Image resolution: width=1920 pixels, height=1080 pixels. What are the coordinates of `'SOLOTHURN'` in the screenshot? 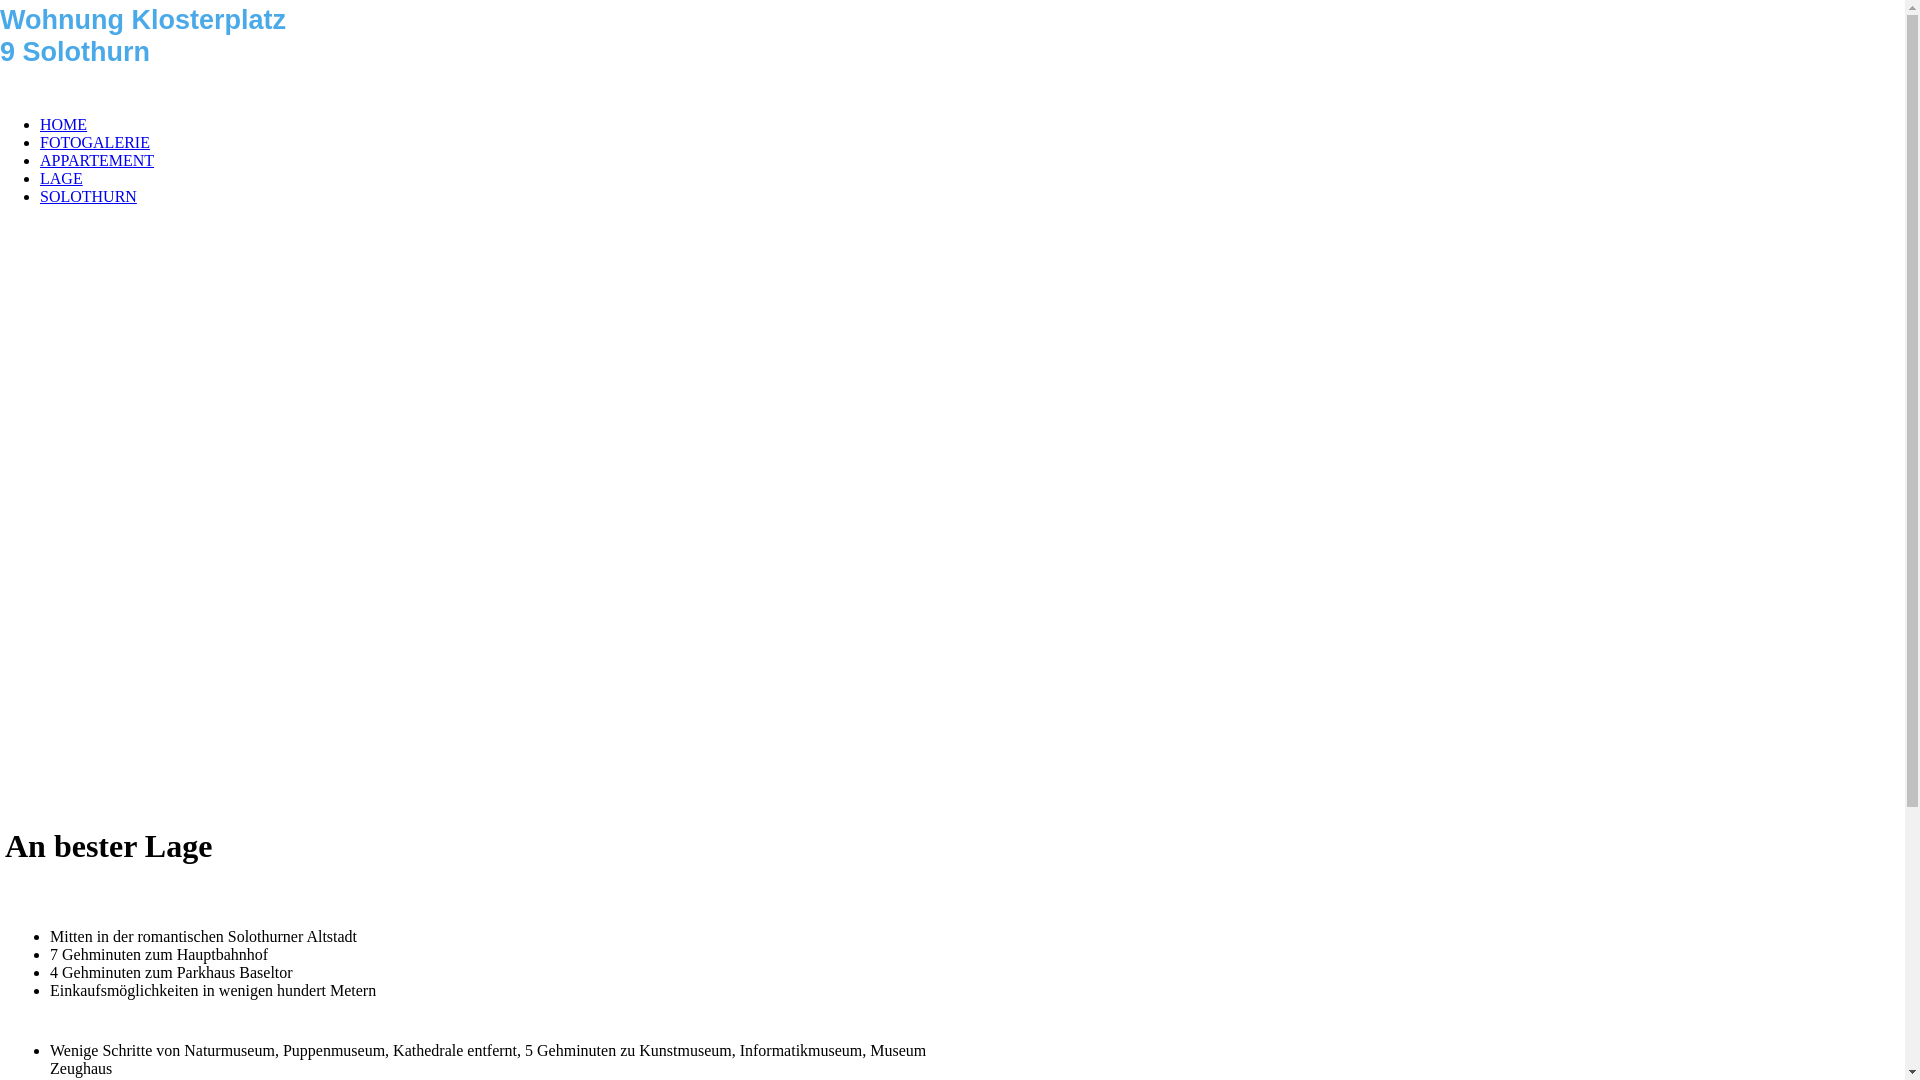 It's located at (87, 196).